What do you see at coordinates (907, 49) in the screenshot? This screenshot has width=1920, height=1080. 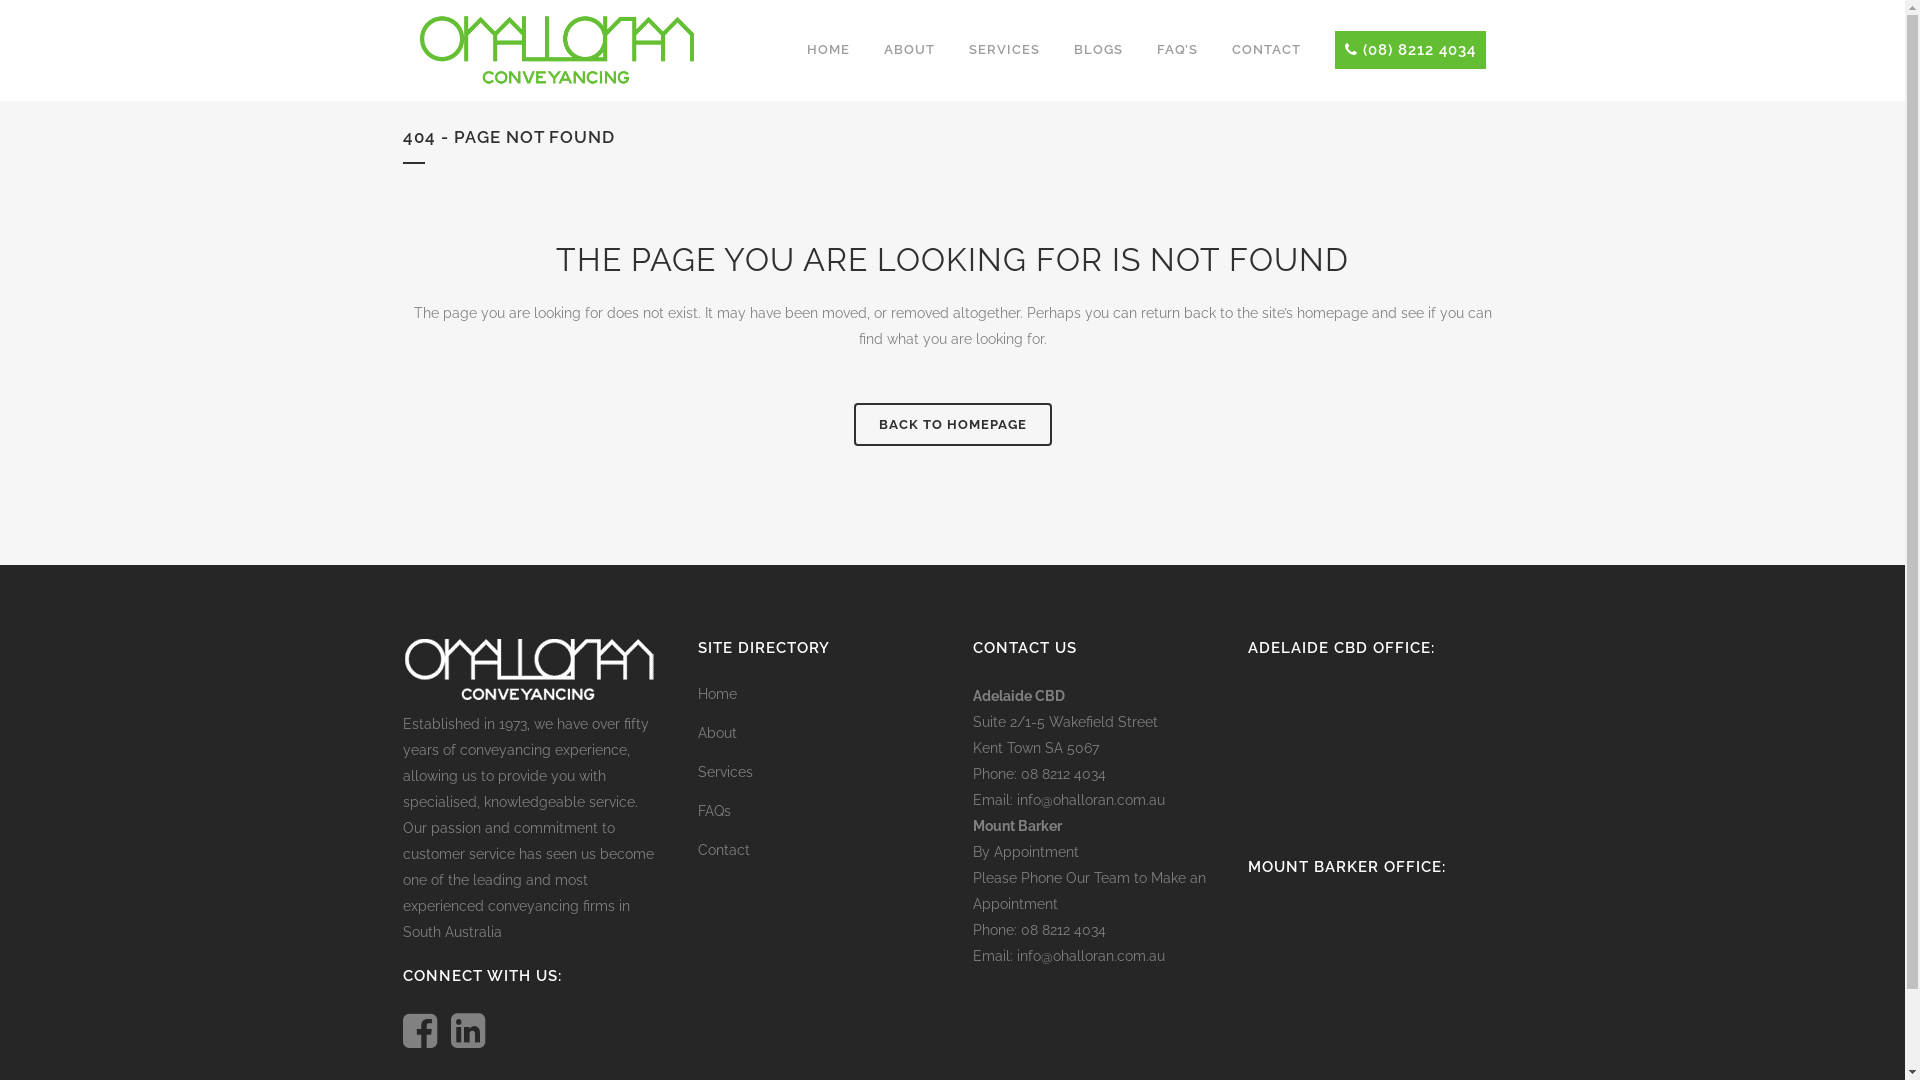 I see `'ABOUT'` at bounding box center [907, 49].